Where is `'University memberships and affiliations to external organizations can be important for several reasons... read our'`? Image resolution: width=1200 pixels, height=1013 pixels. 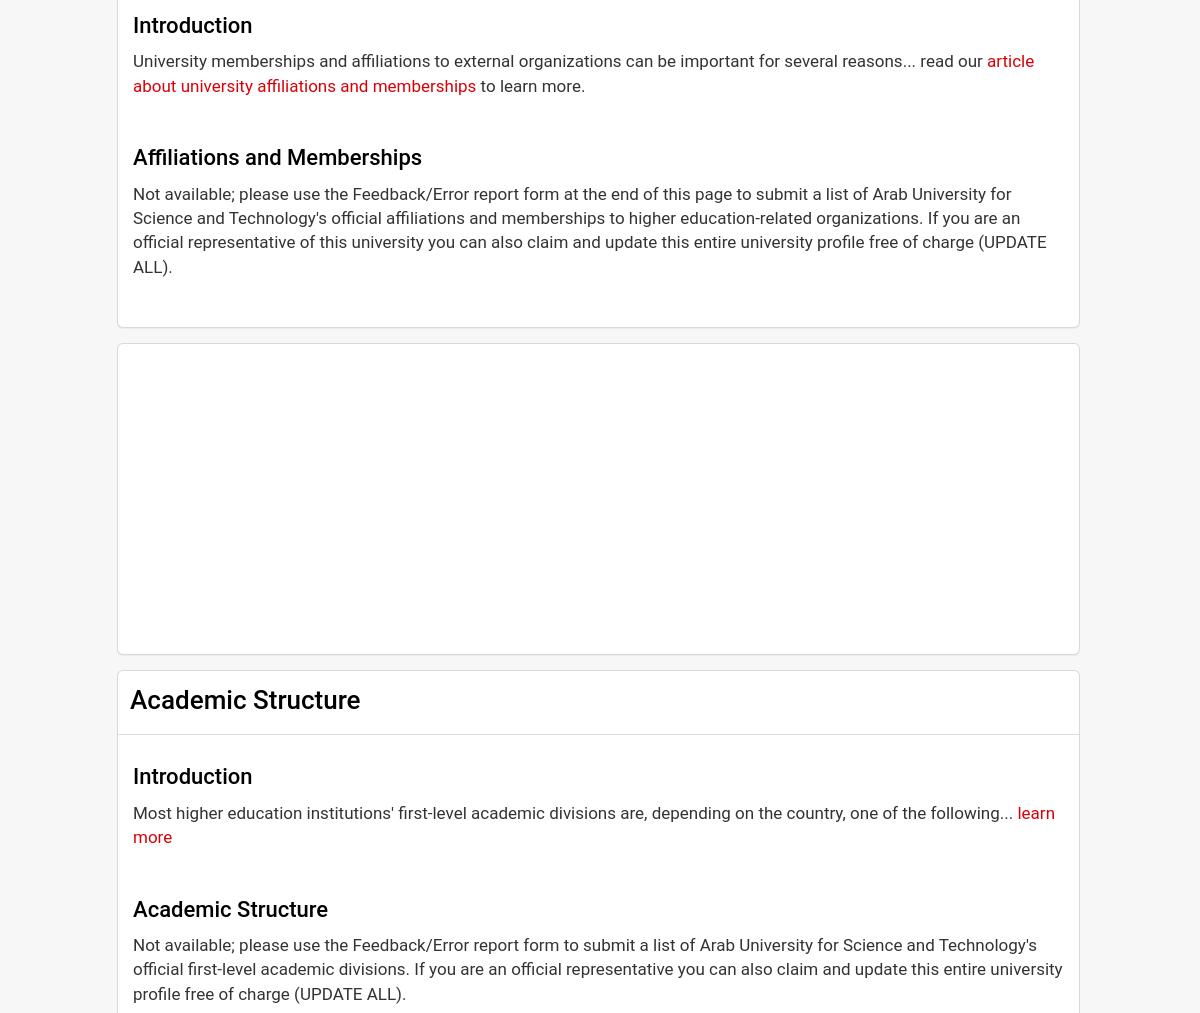 'University memberships and affiliations to external organizations can be important for several reasons... read our' is located at coordinates (559, 59).